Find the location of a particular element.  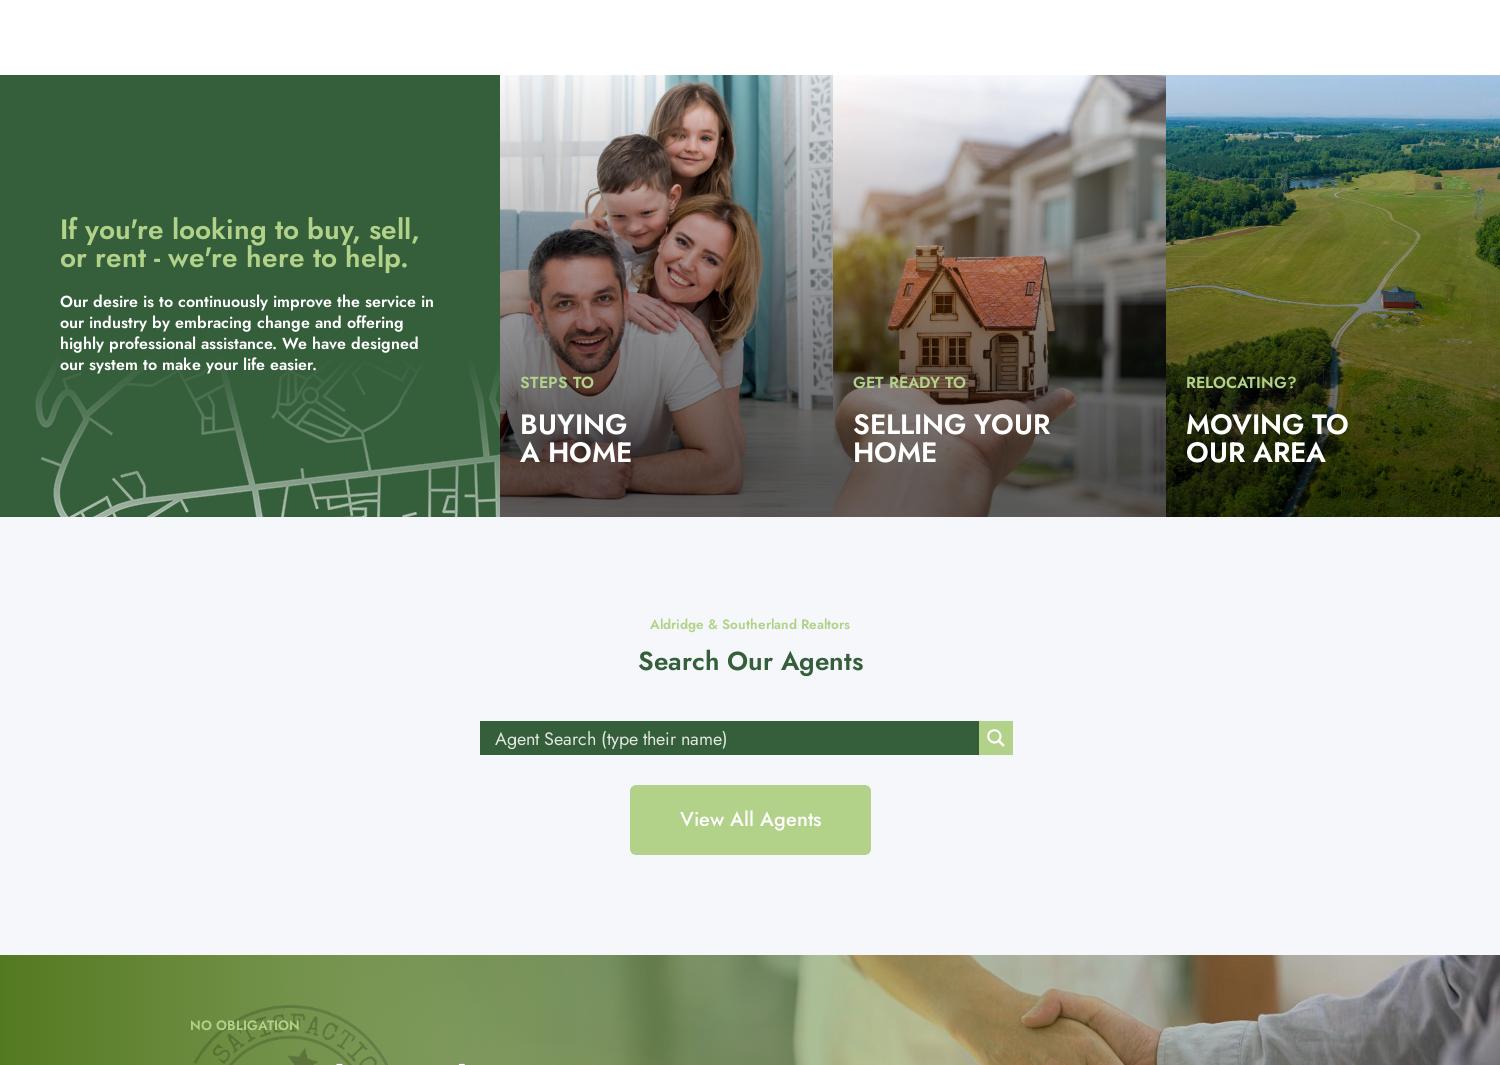

'Aldridge & Southerland Realtors' is located at coordinates (649, 624).